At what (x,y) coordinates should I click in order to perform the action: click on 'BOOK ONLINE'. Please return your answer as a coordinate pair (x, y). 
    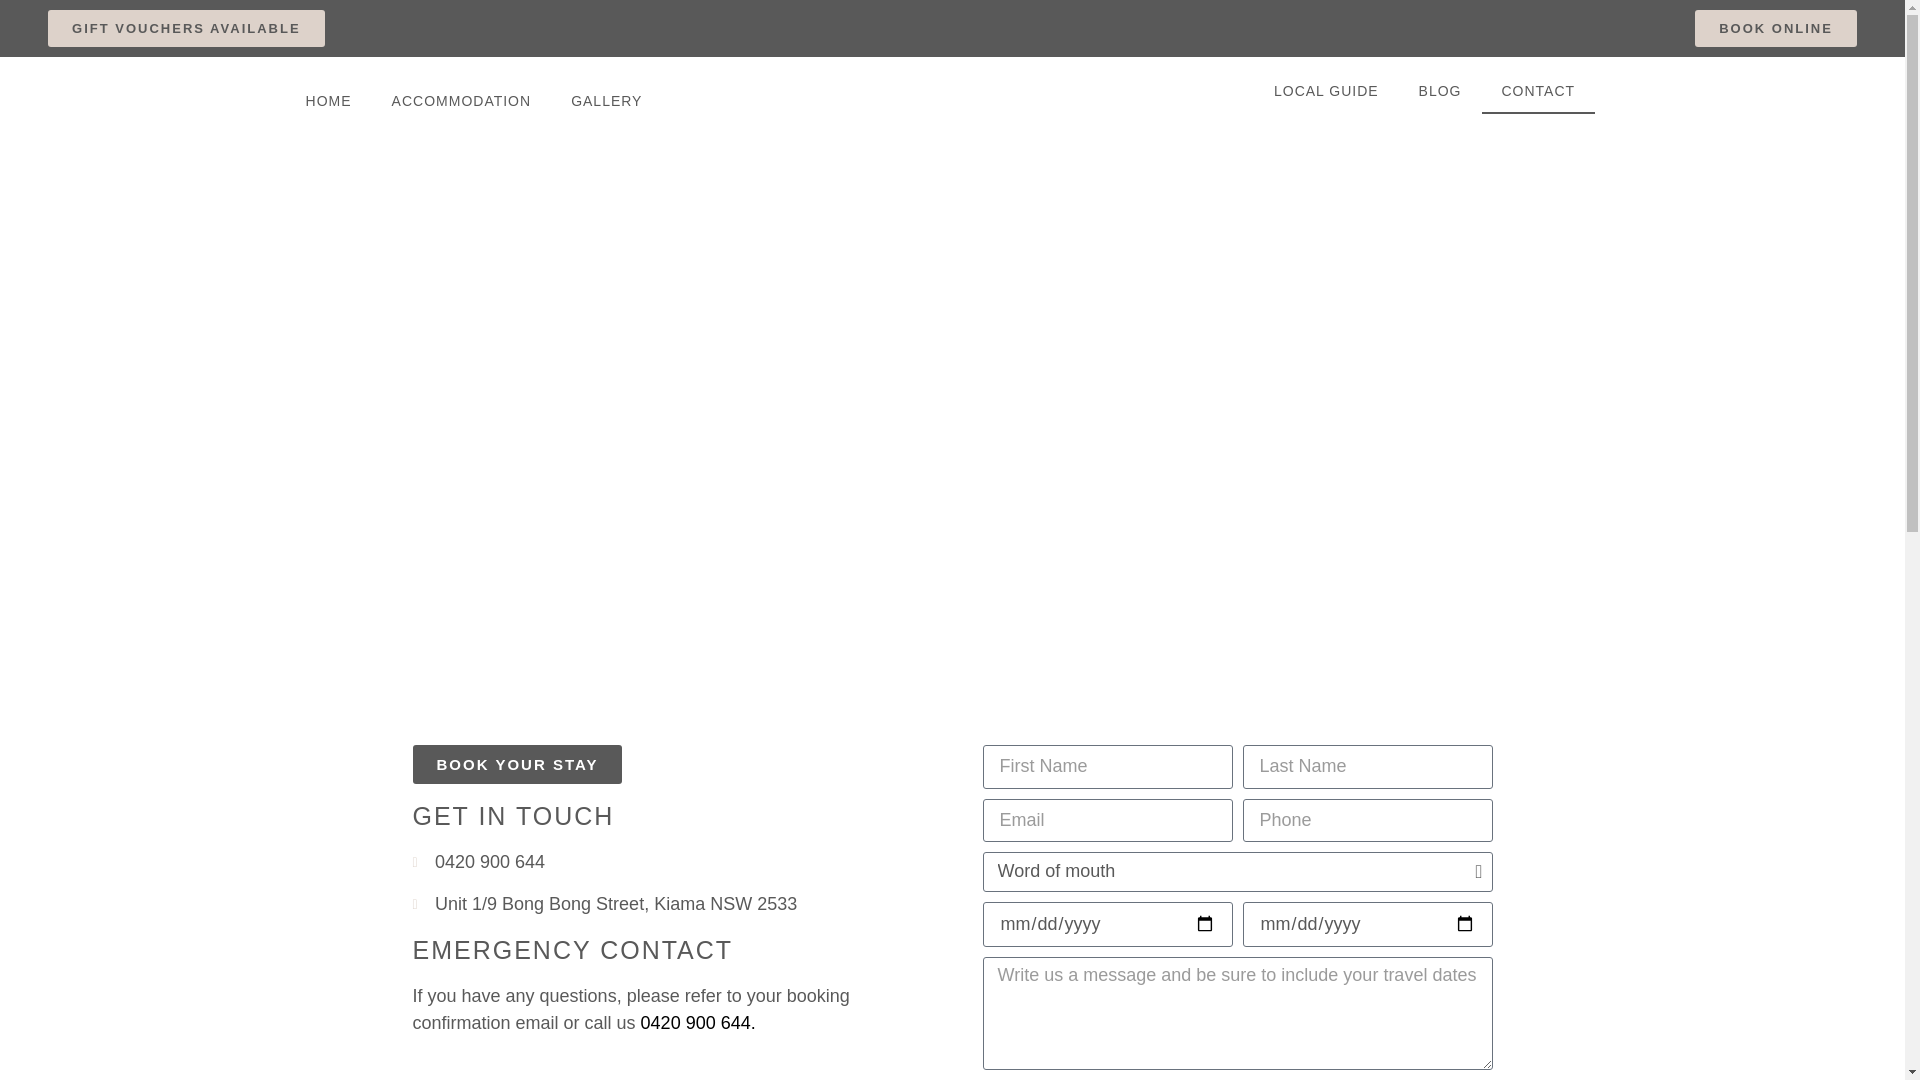
    Looking at the image, I should click on (1776, 28).